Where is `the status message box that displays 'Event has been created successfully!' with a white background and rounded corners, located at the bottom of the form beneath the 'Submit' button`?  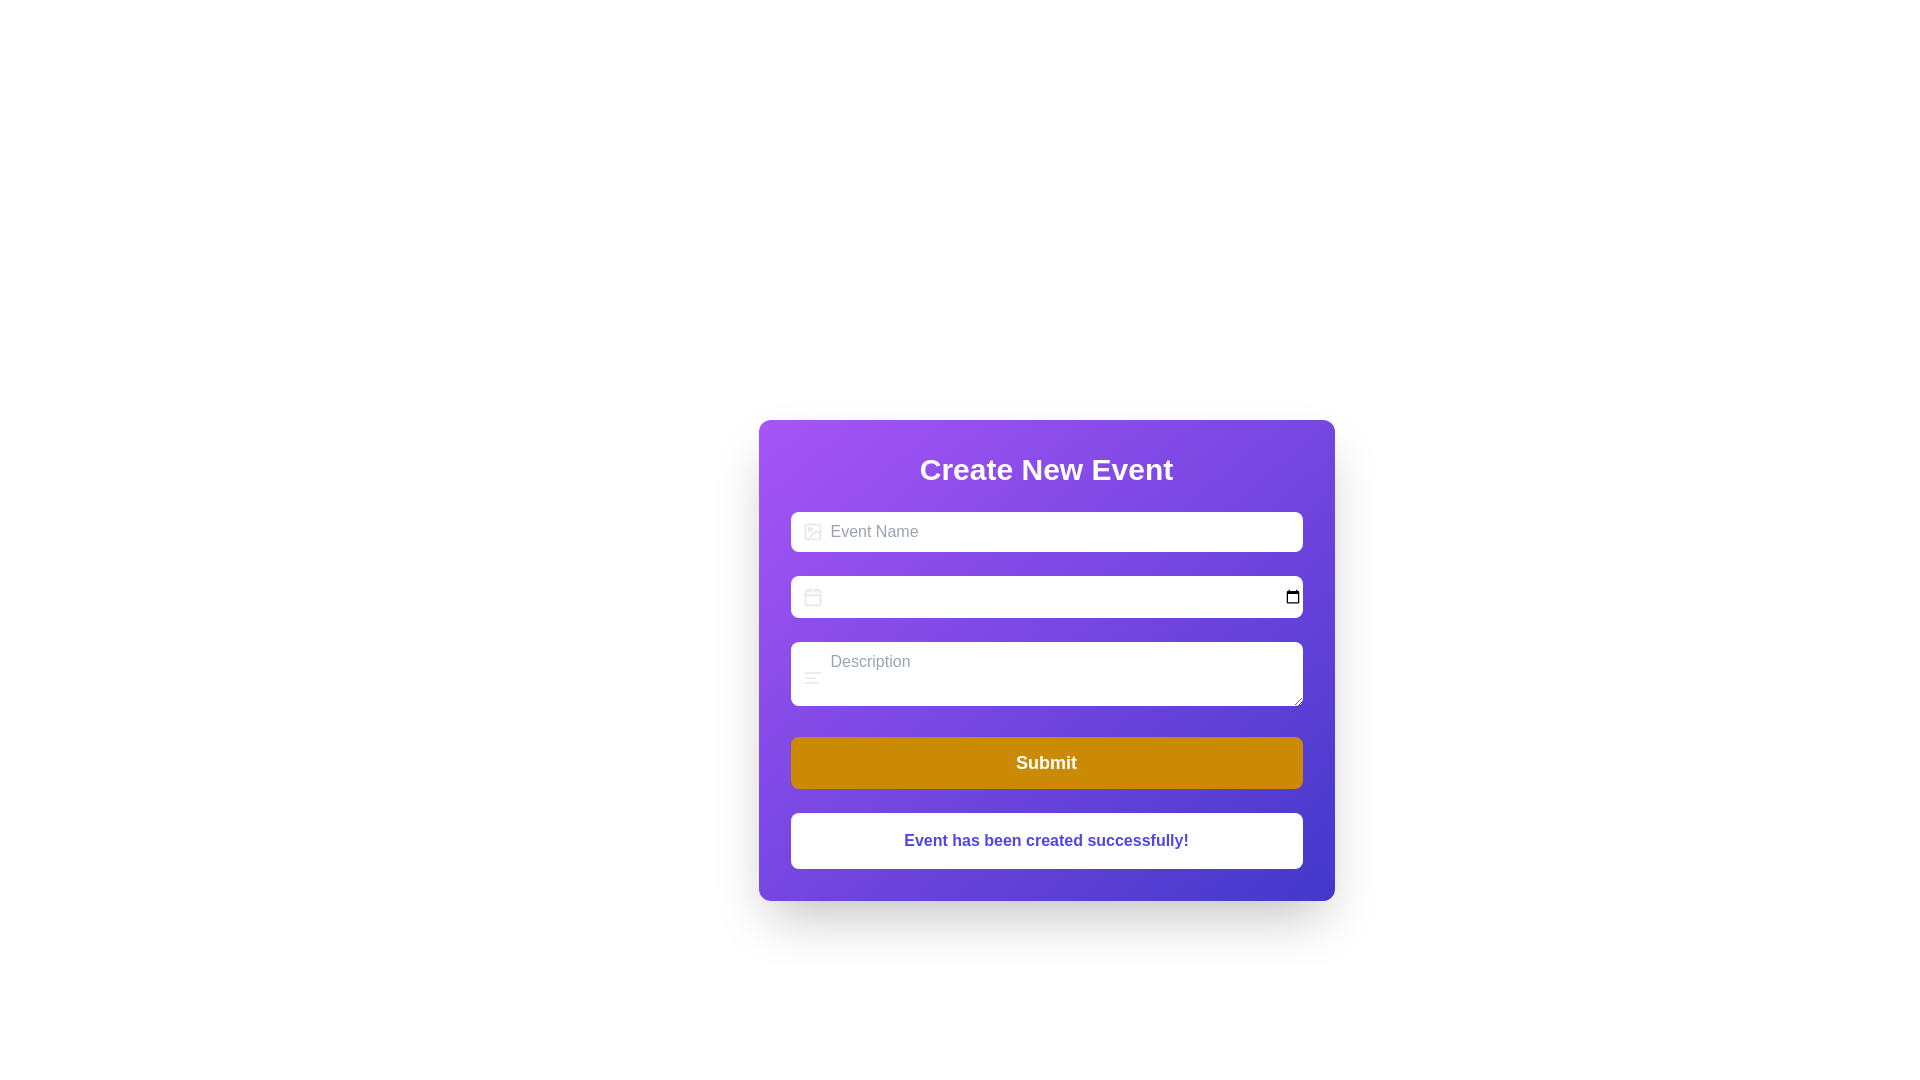 the status message box that displays 'Event has been created successfully!' with a white background and rounded corners, located at the bottom of the form beneath the 'Submit' button is located at coordinates (1045, 840).